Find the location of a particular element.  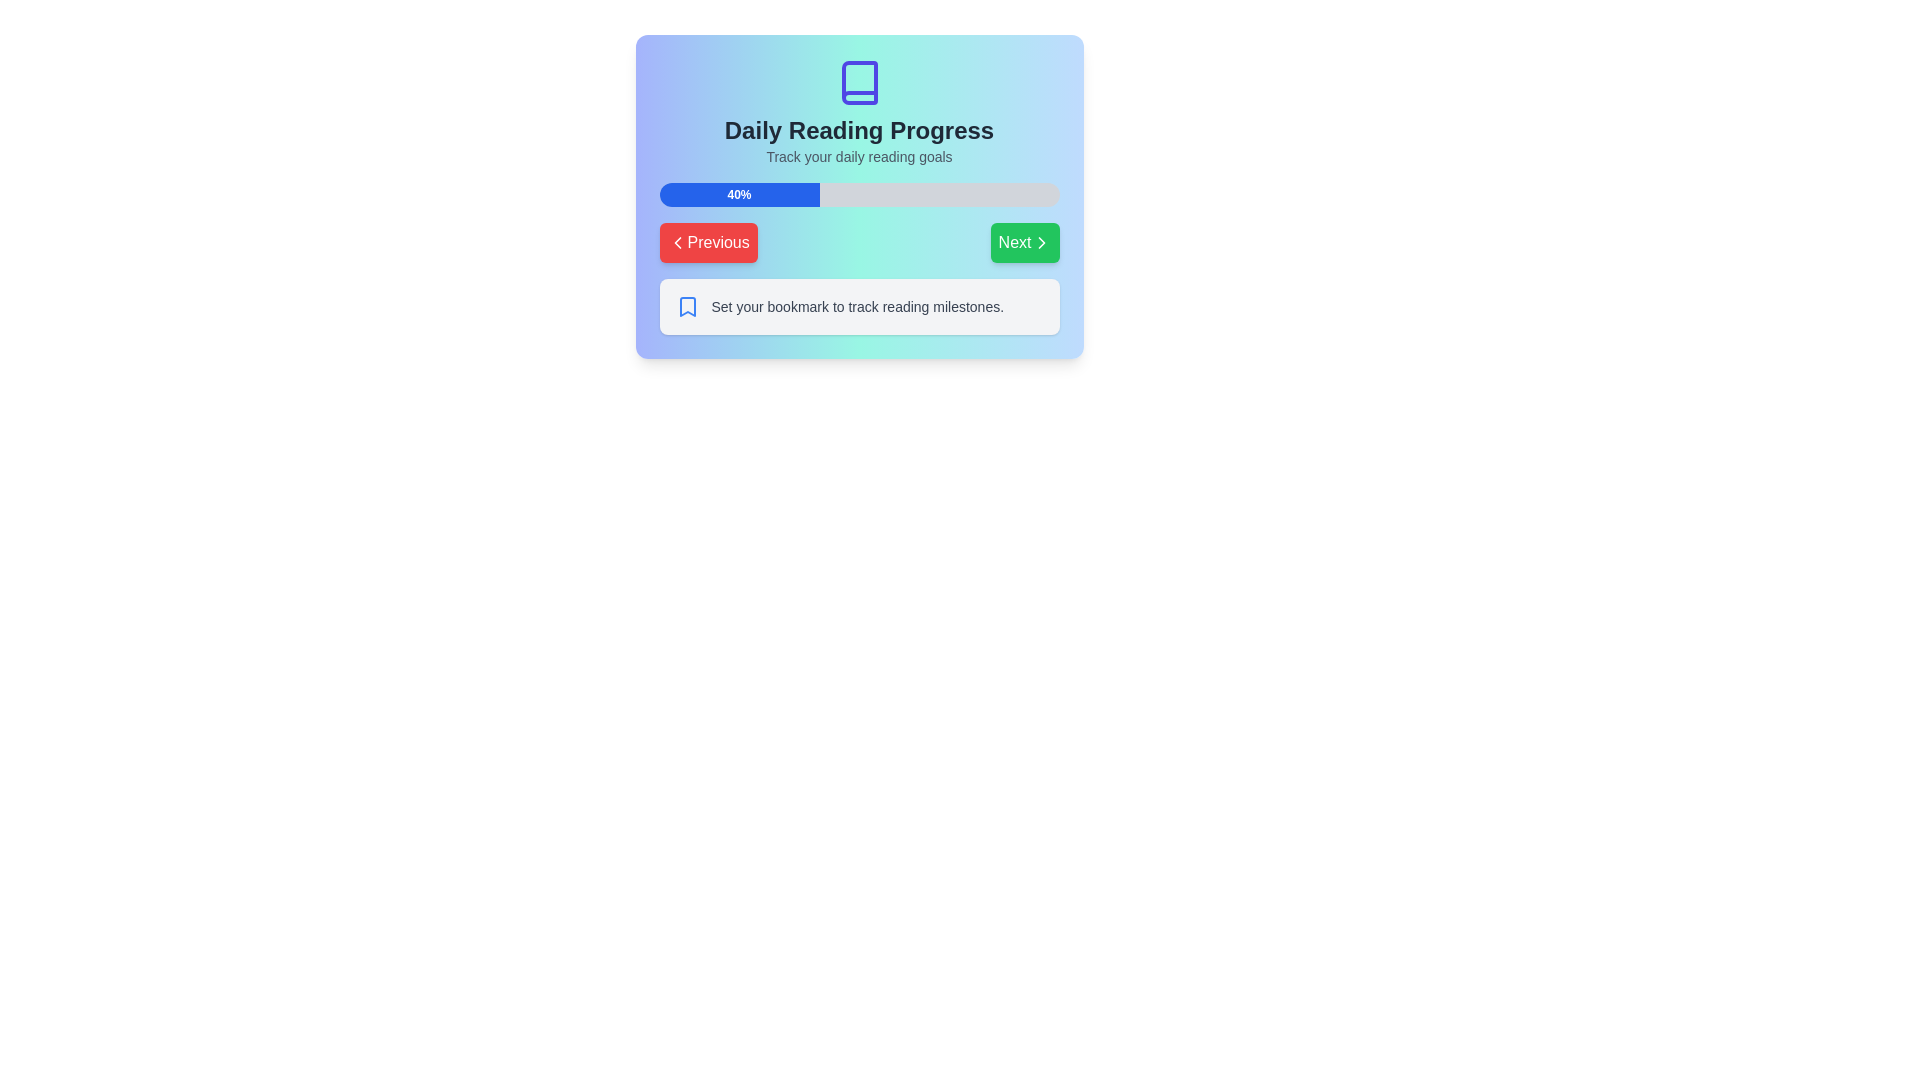

the red 'Previous' button with rounded corners and a left-pointing chevron icon is located at coordinates (708, 242).